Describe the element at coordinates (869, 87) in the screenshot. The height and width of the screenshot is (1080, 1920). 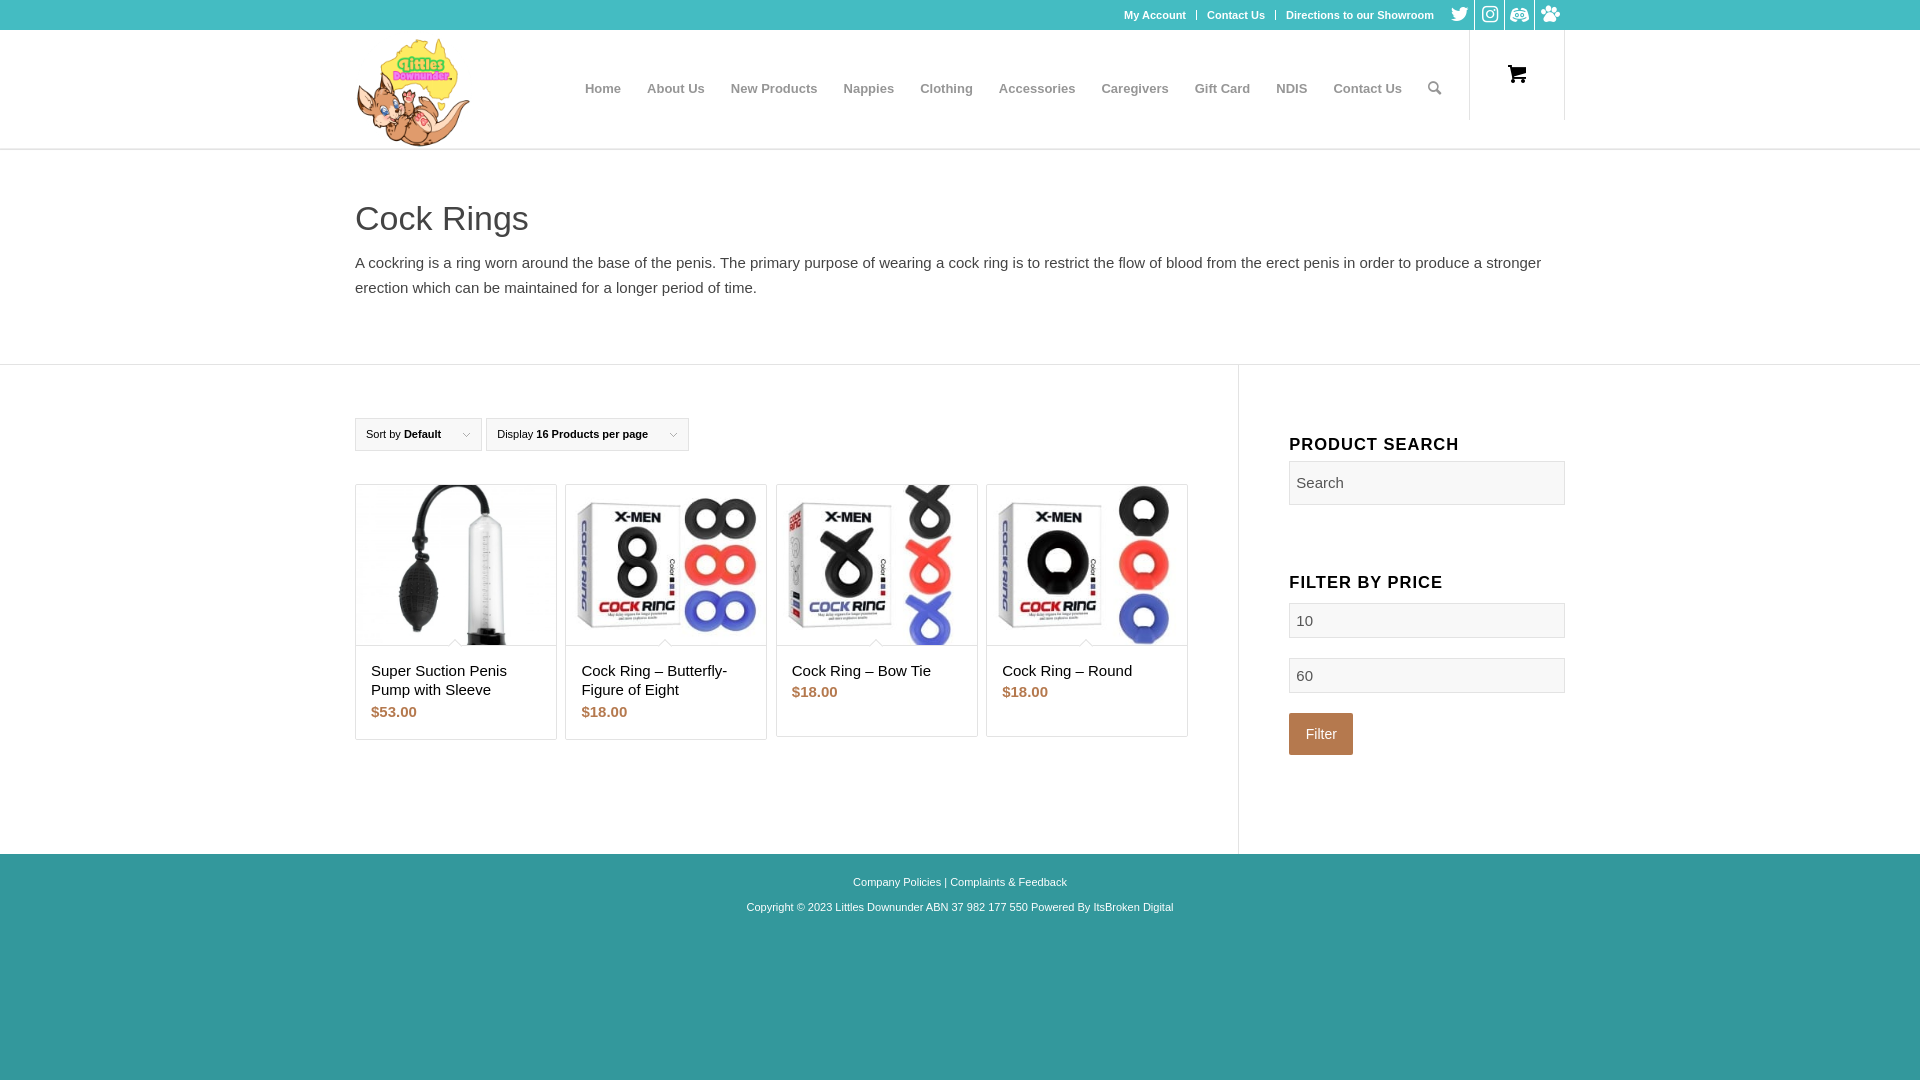
I see `'Nappies'` at that location.